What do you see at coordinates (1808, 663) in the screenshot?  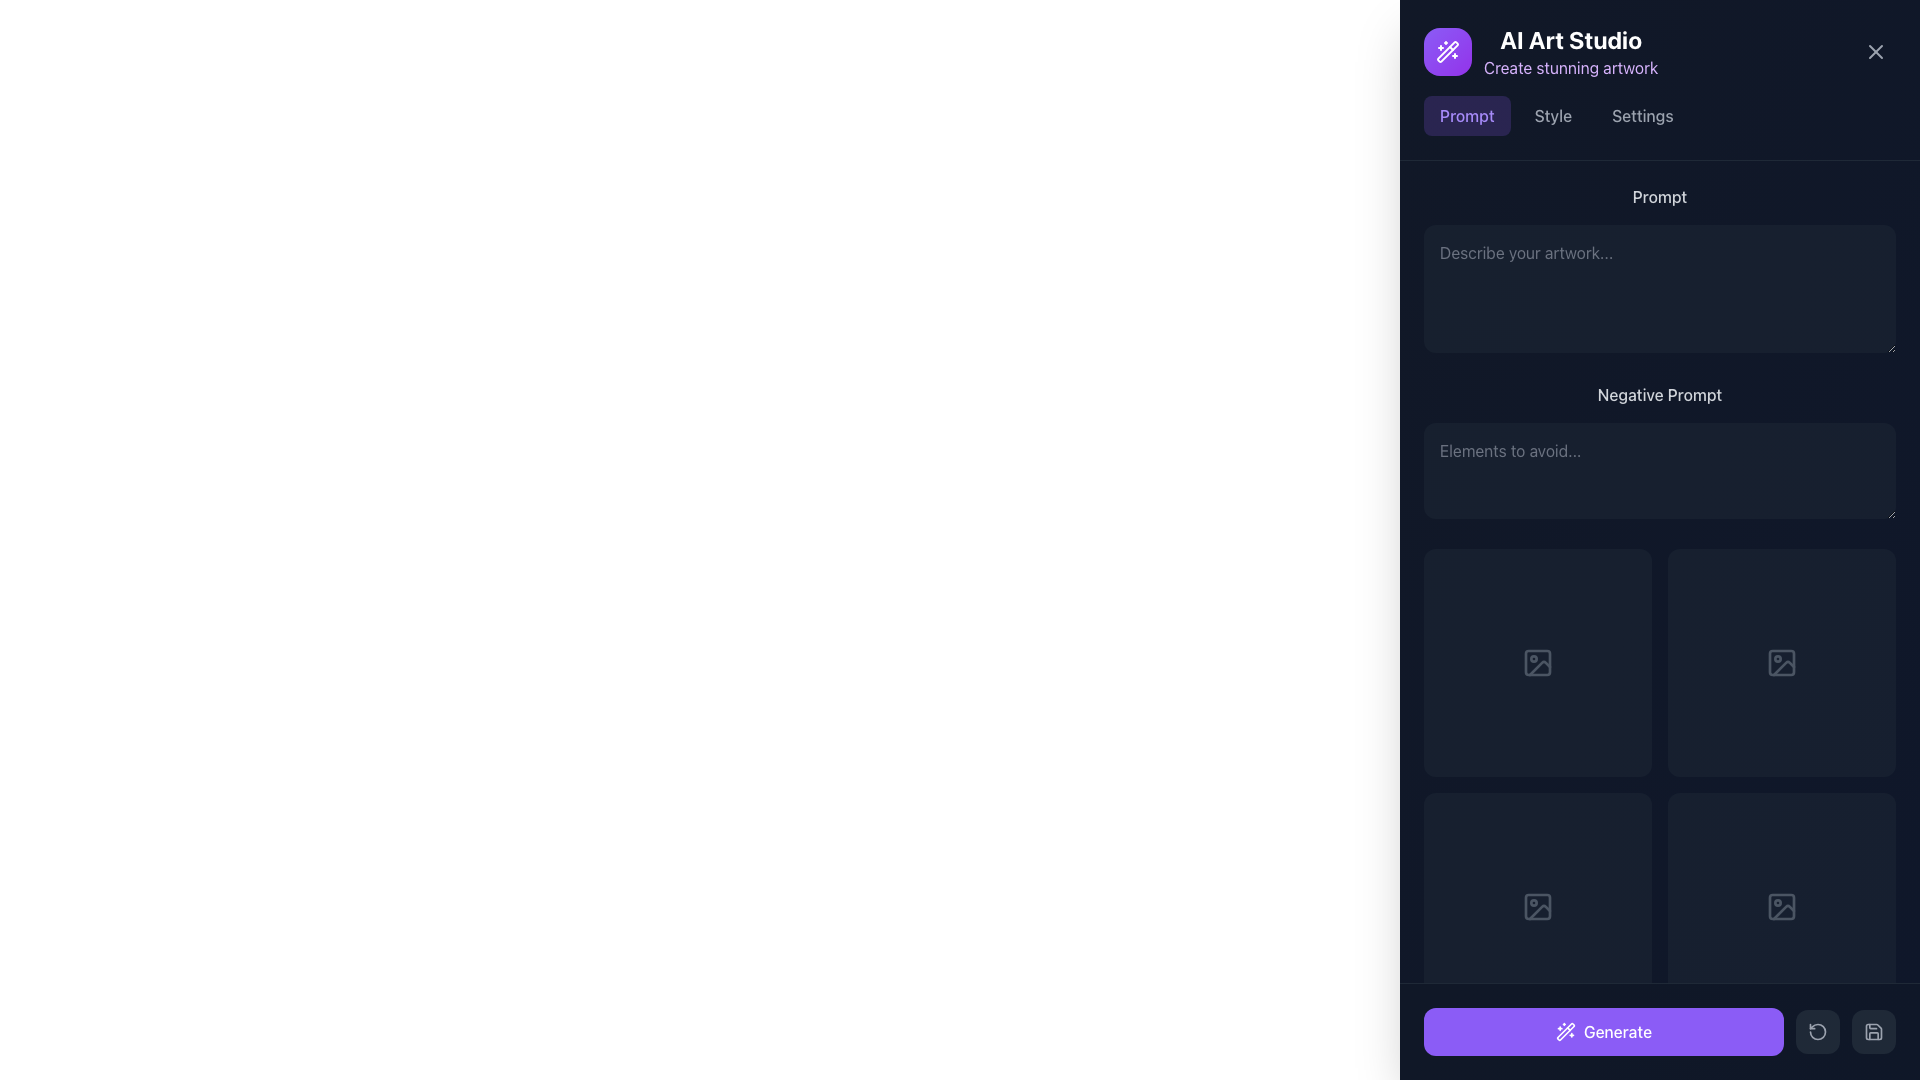 I see `the download button located in the bottom-right corner of a group of buttons` at bounding box center [1808, 663].